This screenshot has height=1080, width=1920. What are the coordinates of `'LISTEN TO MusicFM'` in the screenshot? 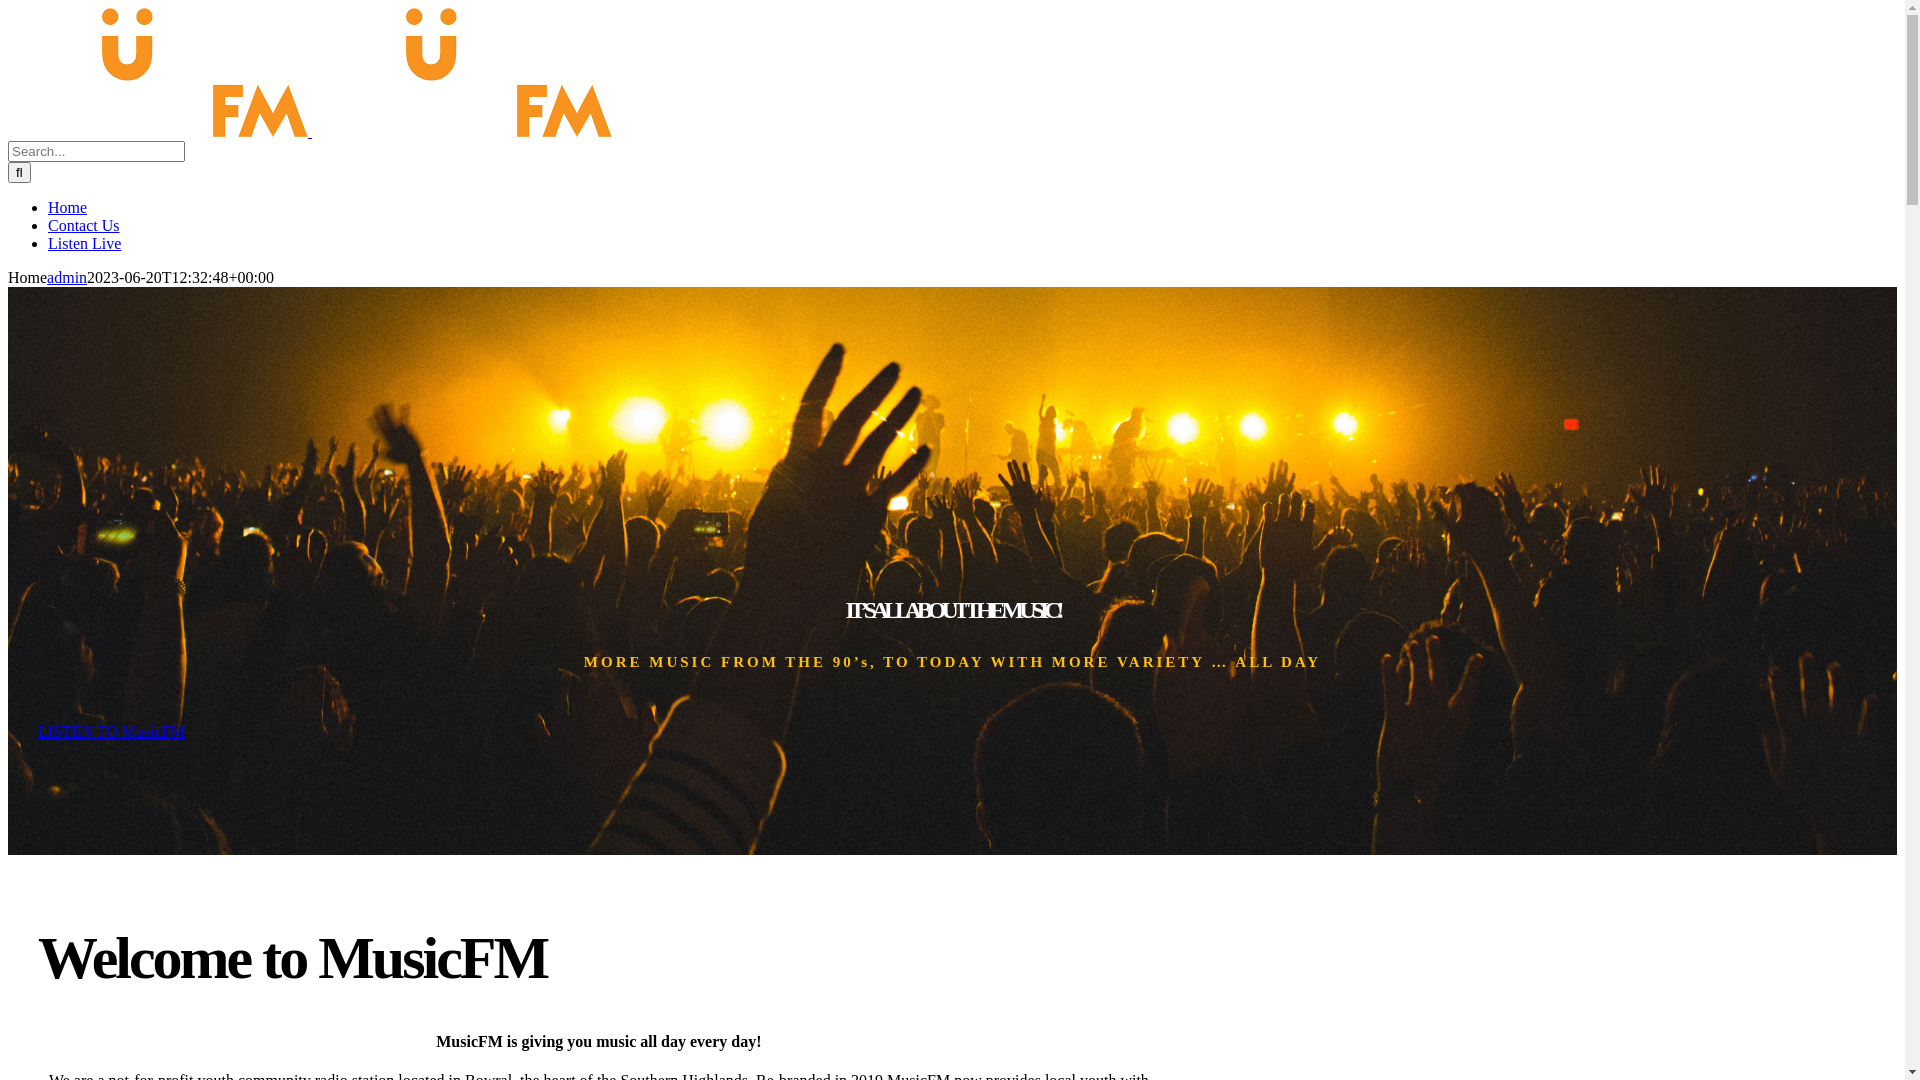 It's located at (110, 731).